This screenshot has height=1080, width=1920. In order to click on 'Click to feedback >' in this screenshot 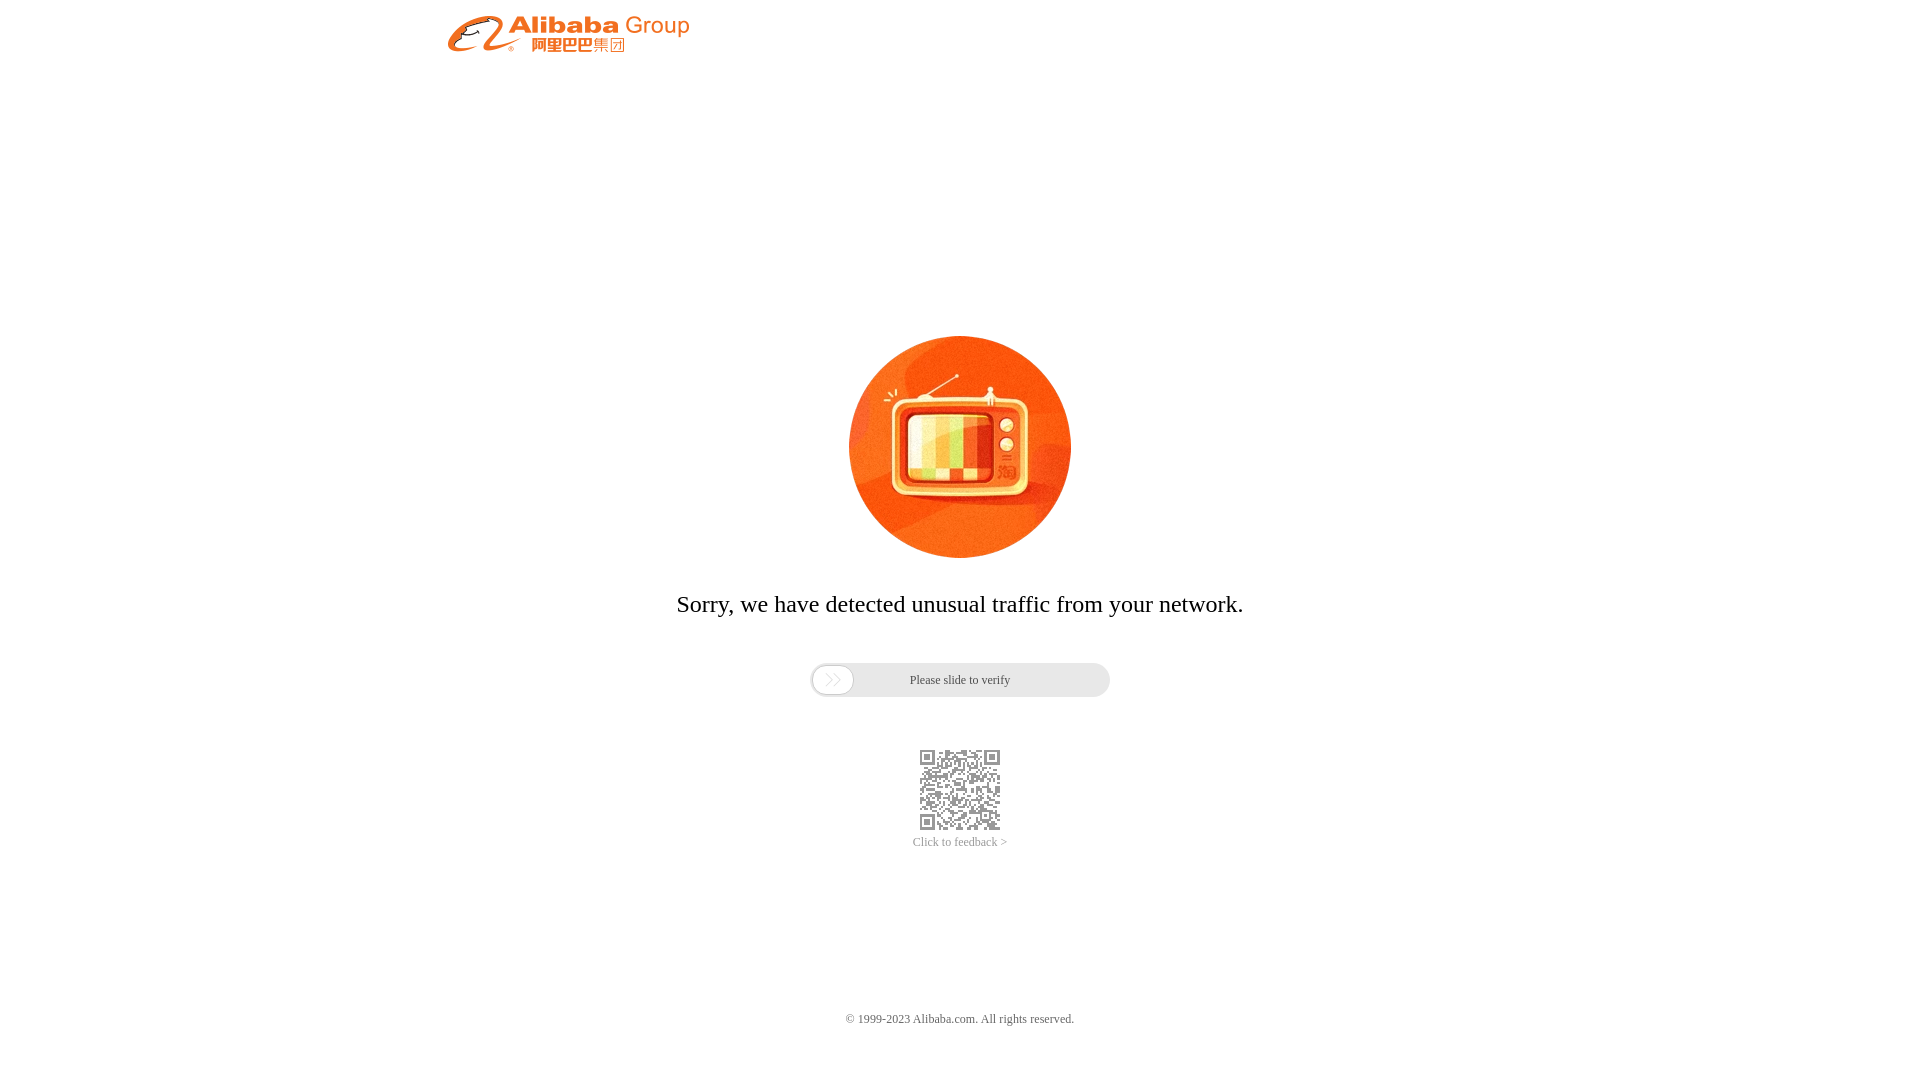, I will do `click(960, 842)`.